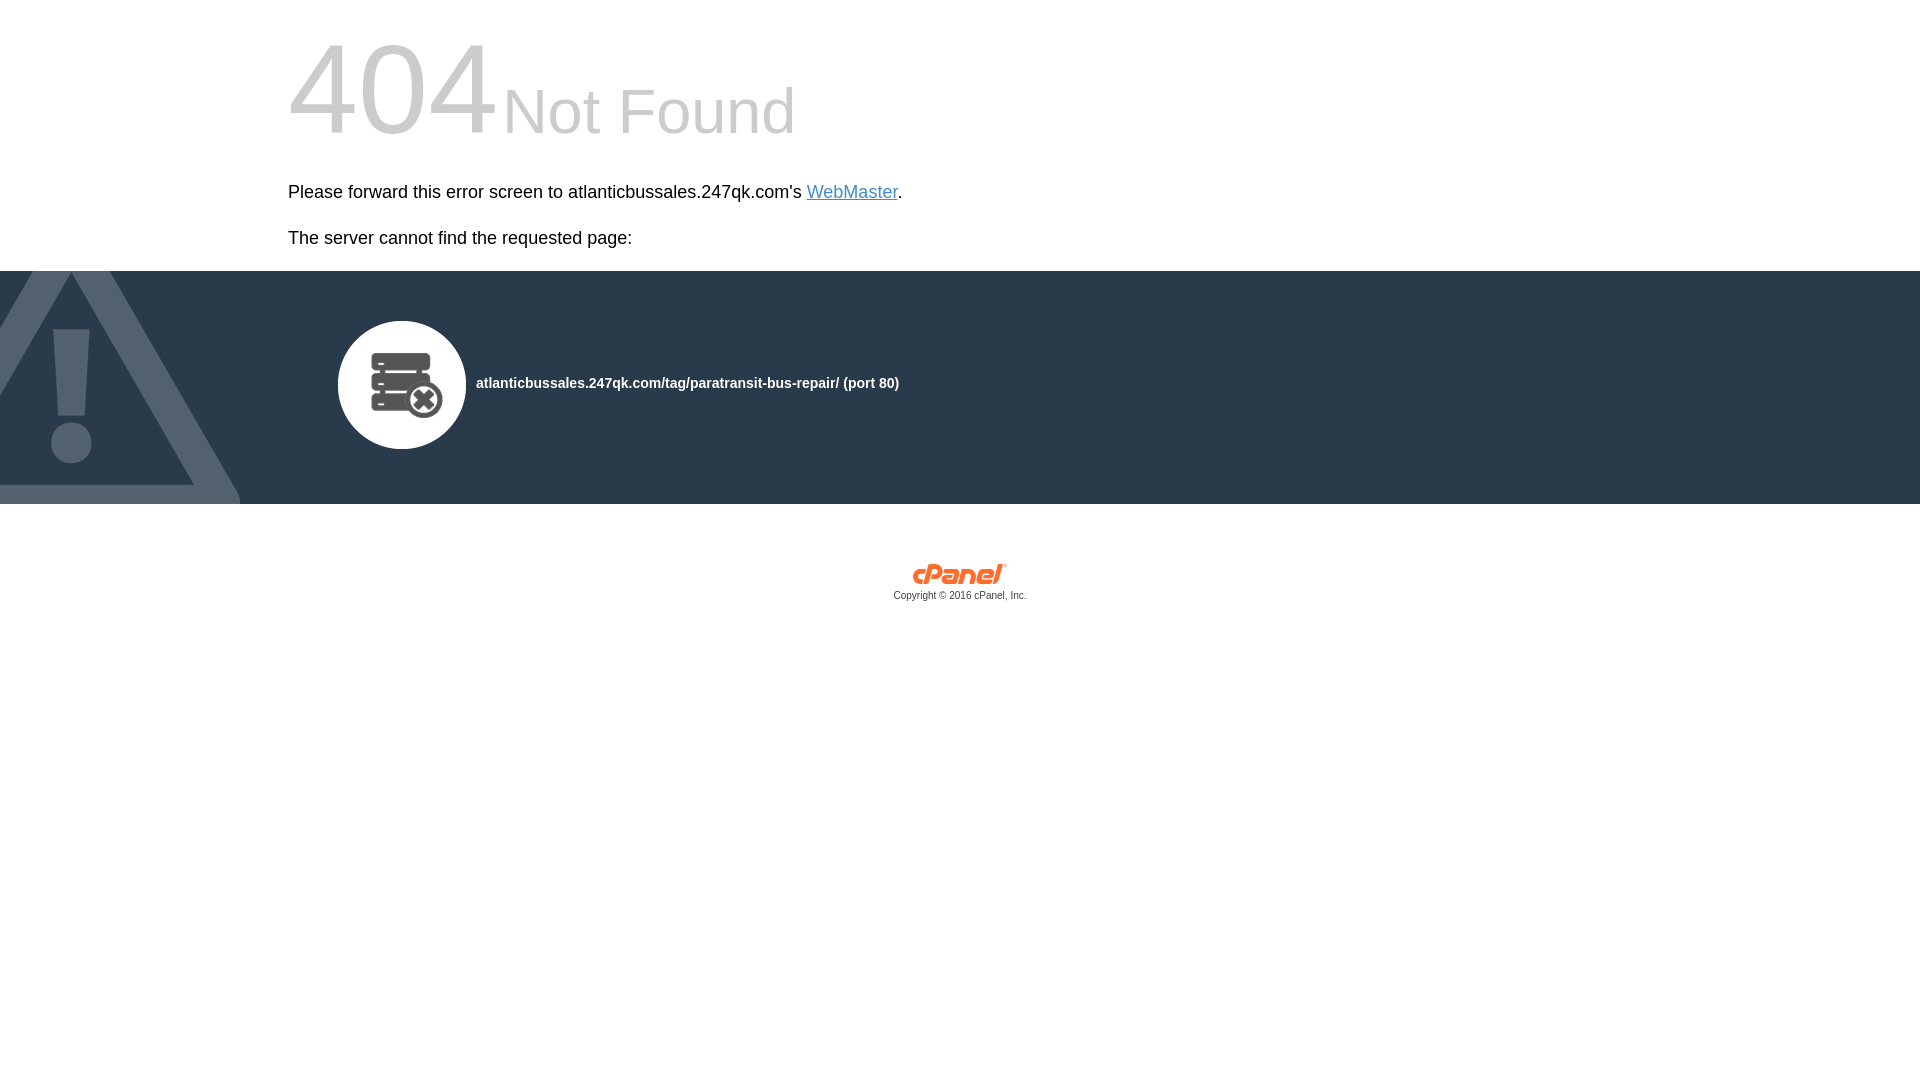 The height and width of the screenshot is (1080, 1920). I want to click on 'WebMaster', so click(852, 192).